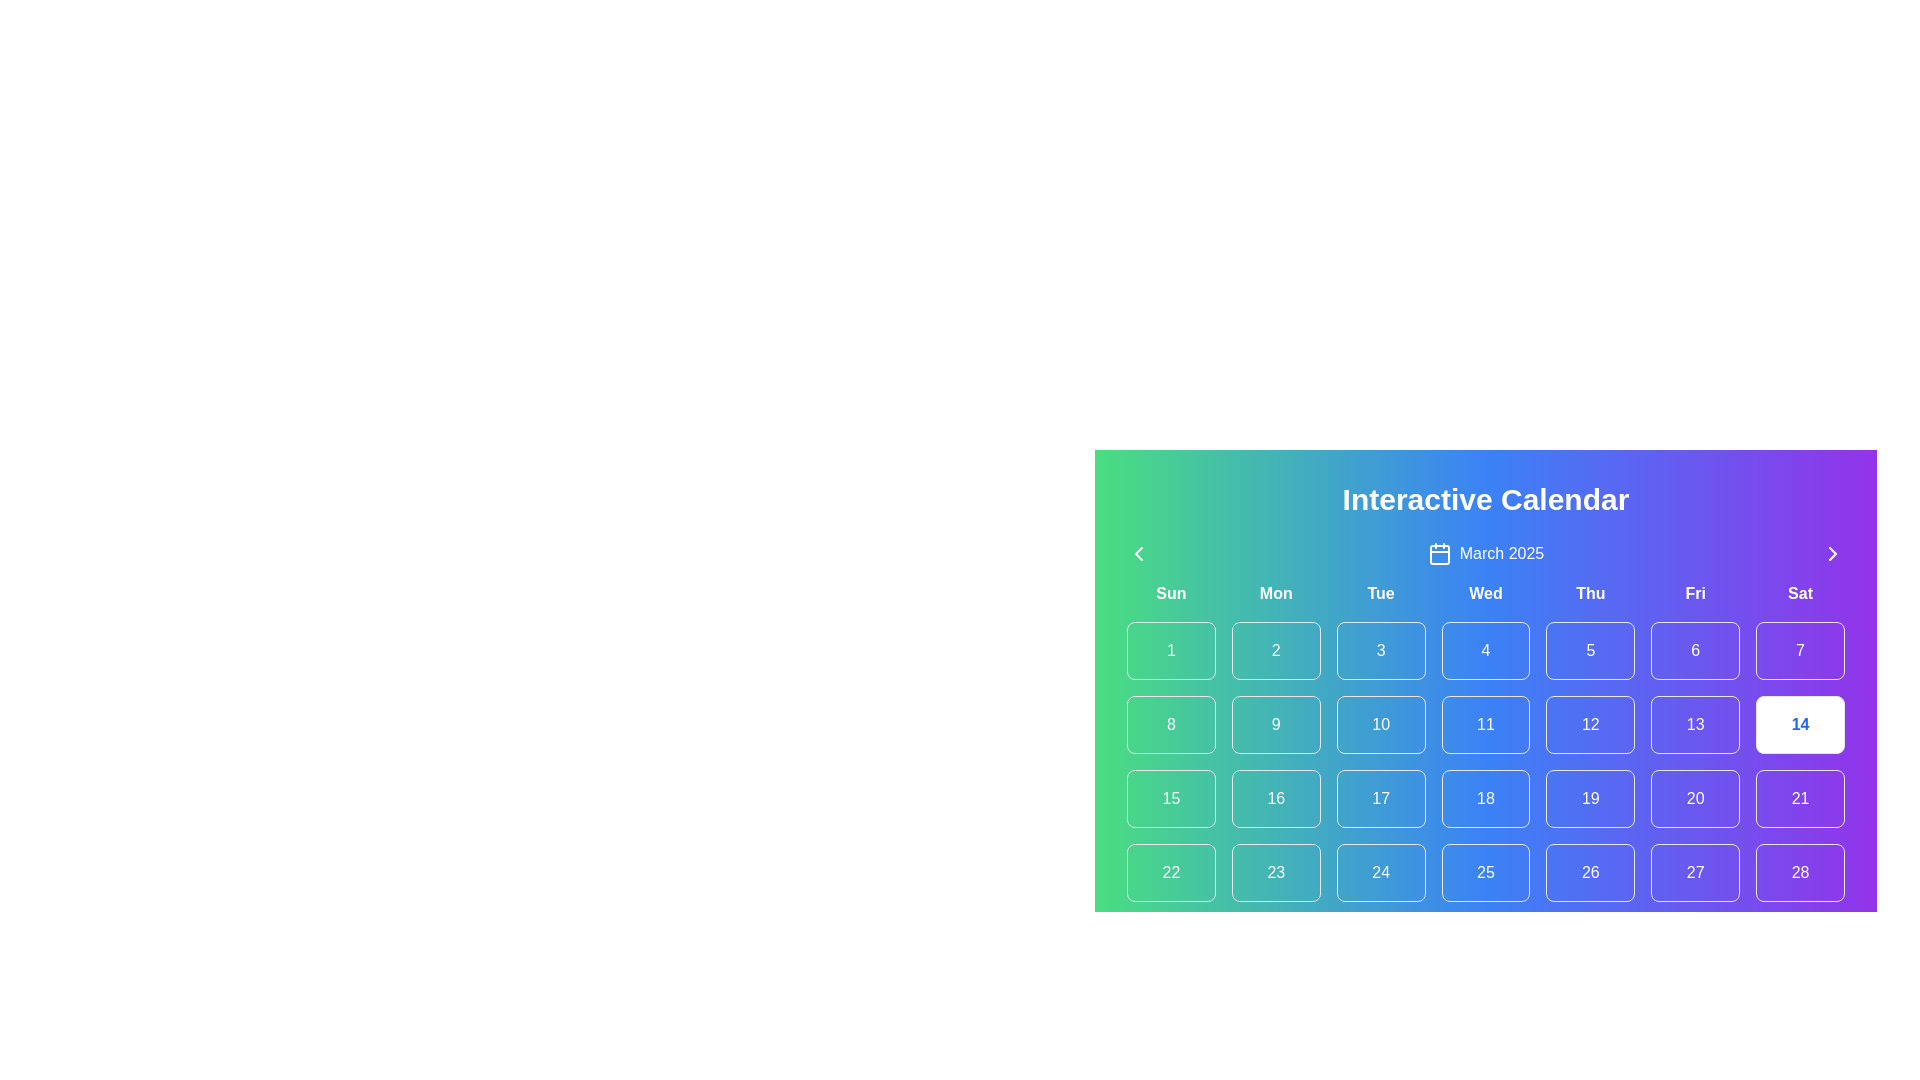 The width and height of the screenshot is (1920, 1080). What do you see at coordinates (1171, 797) in the screenshot?
I see `the green rounded rectangular button with the number '15' in white text` at bounding box center [1171, 797].